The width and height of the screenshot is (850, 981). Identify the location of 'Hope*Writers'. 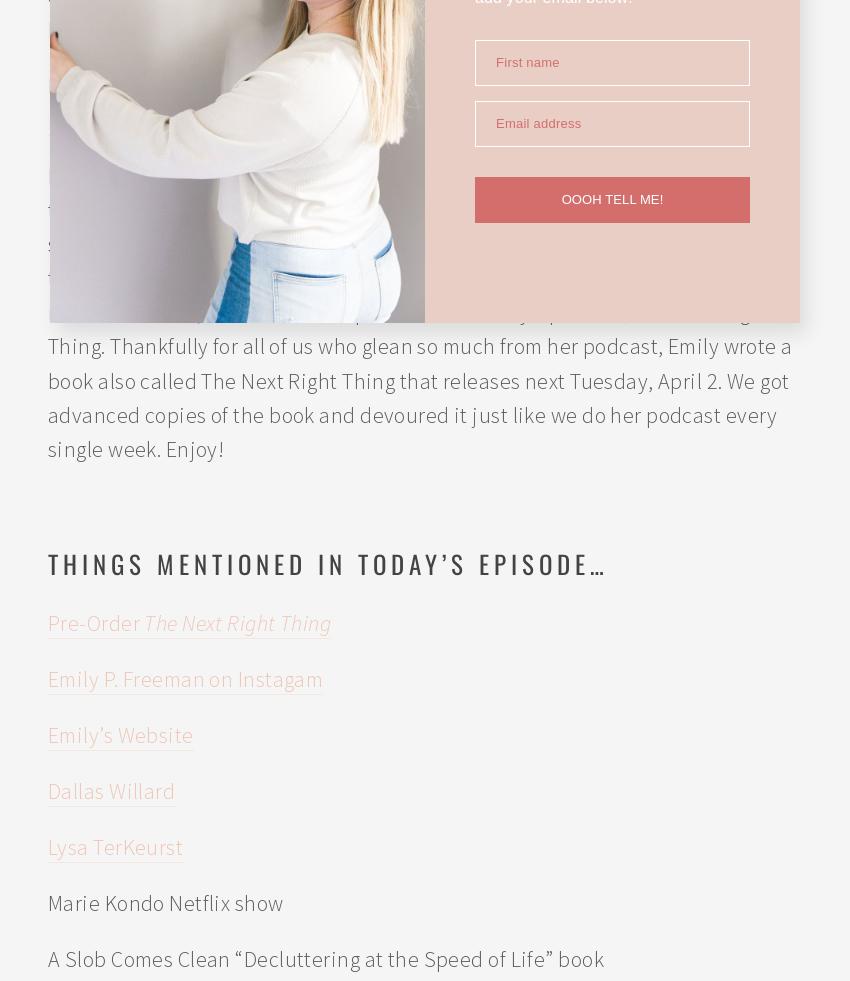
(48, 117).